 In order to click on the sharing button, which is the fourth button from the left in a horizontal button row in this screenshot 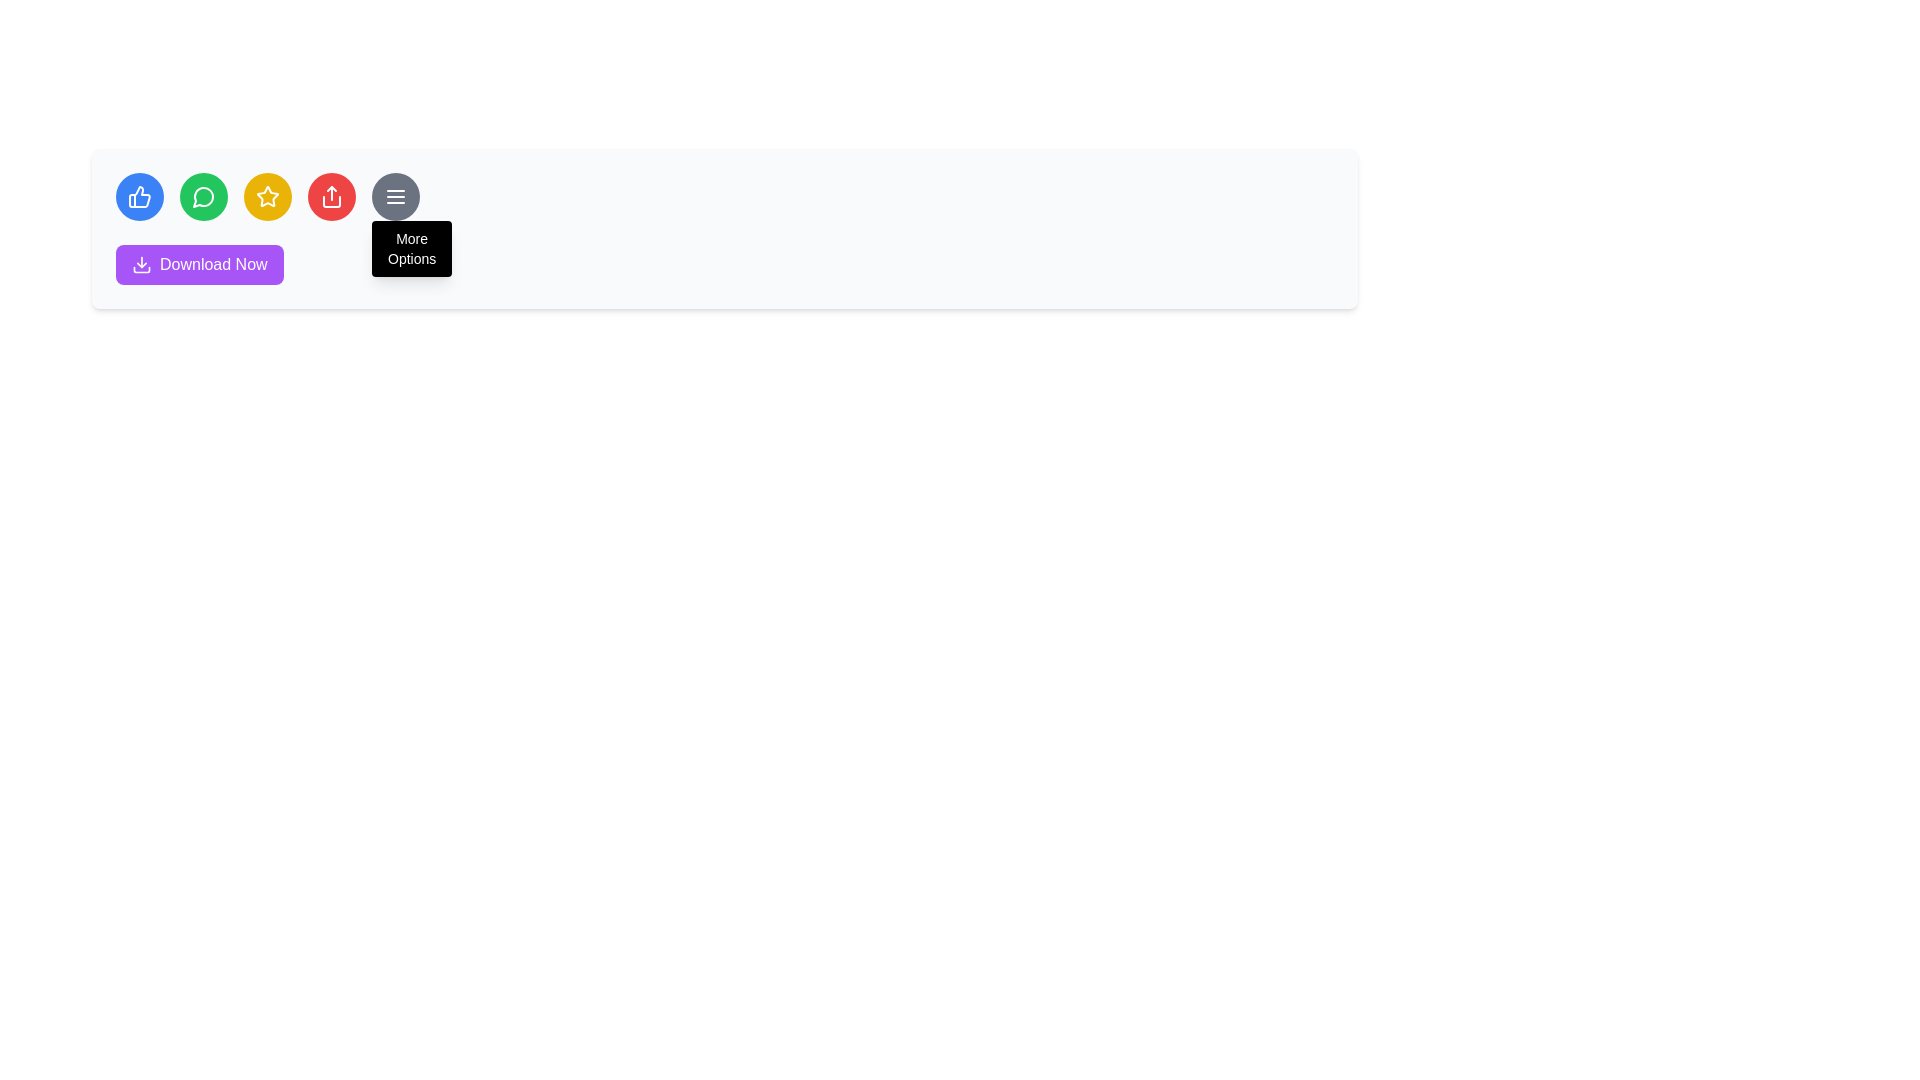, I will do `click(331, 196)`.